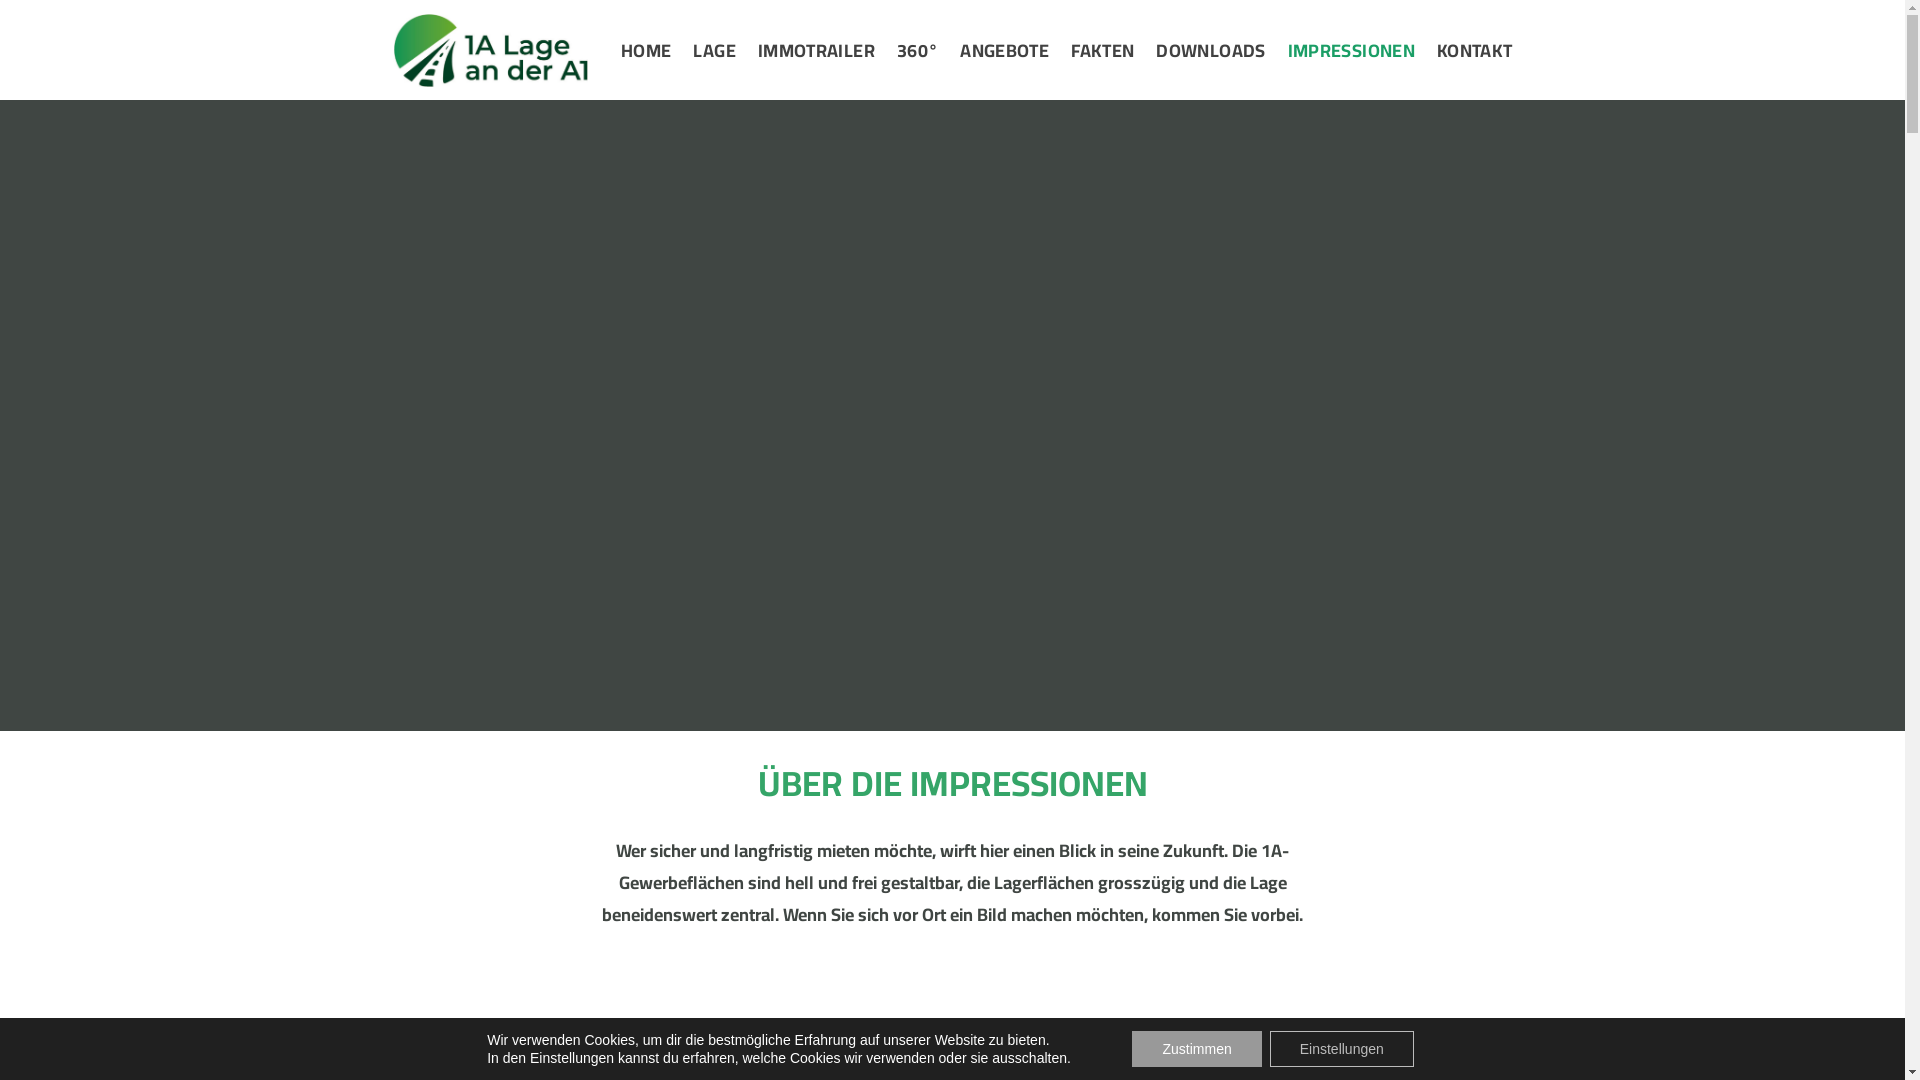  Describe the element at coordinates (1196, 1048) in the screenshot. I see `'Zustimmen'` at that location.